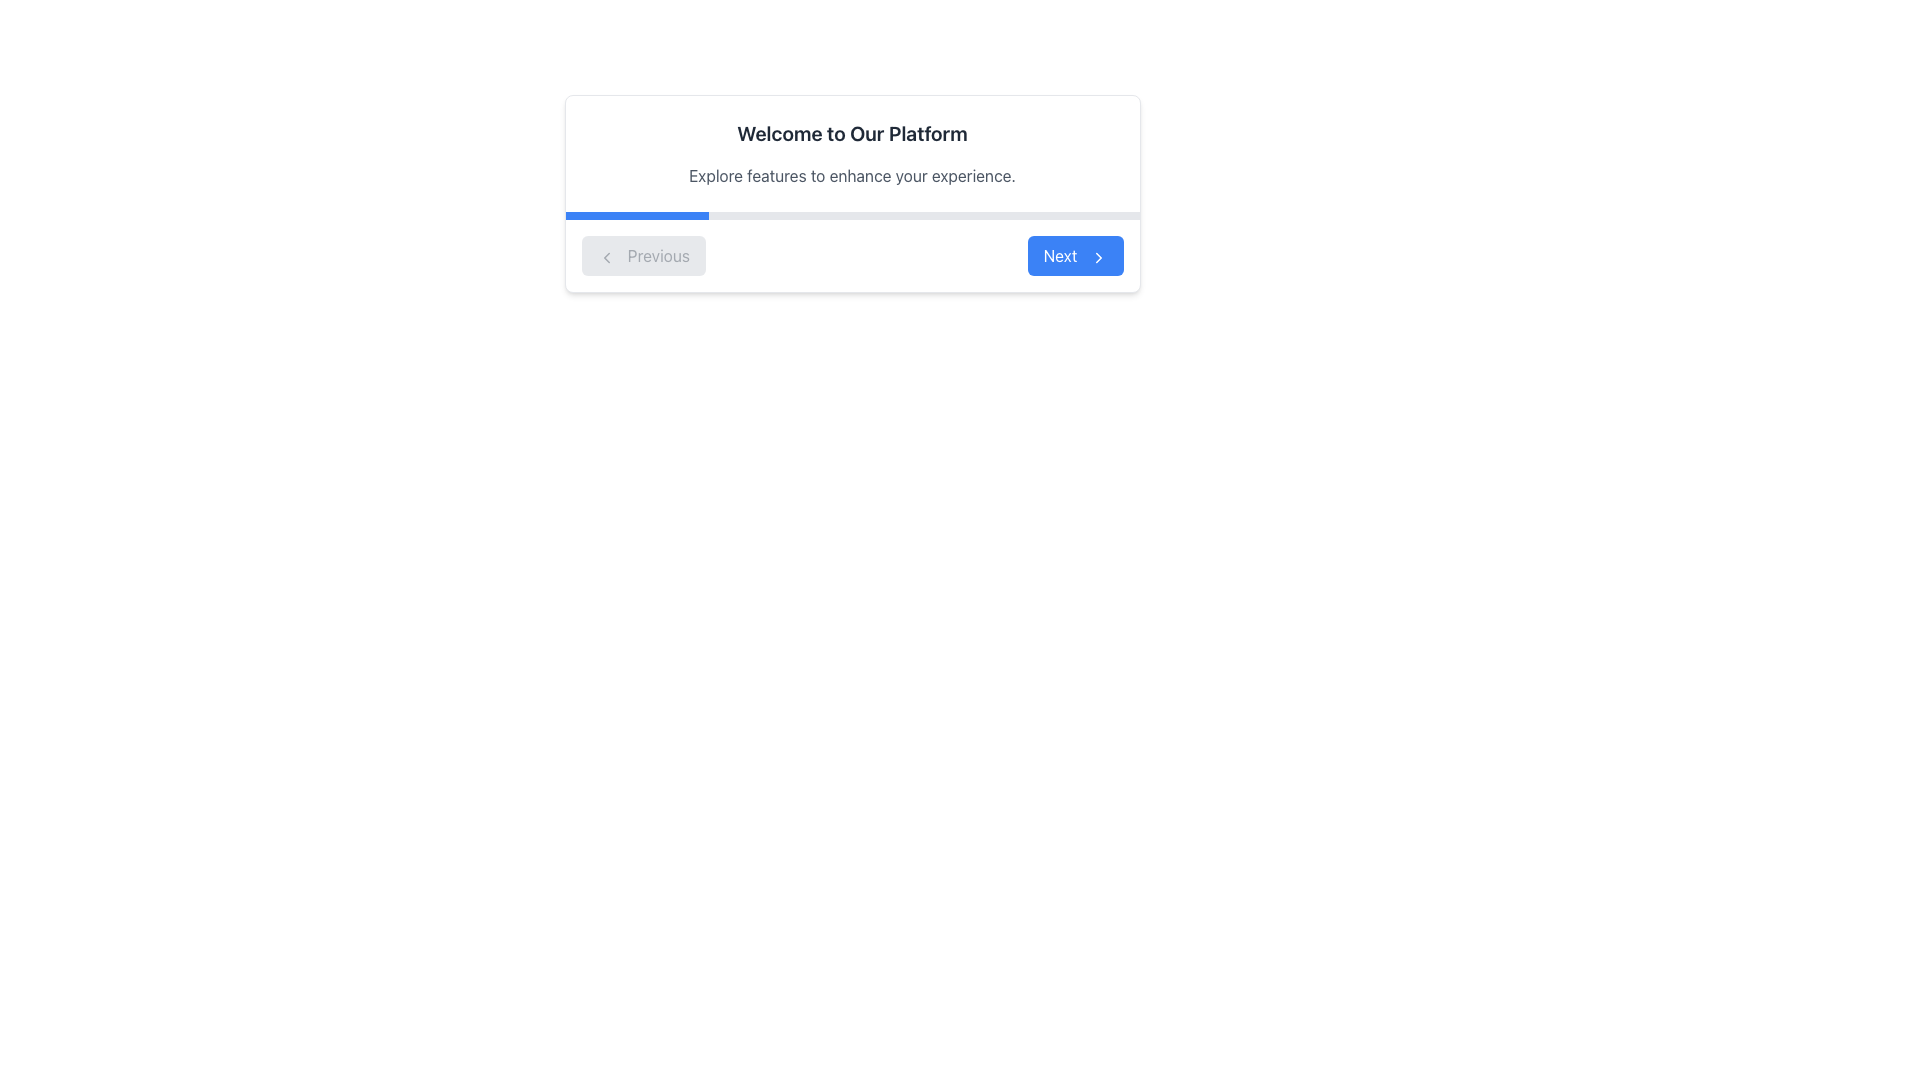  I want to click on the left-pointing chevron icon located within the navigation controls at the bottom of the modal, positioned to the left of the 'Previous' button, so click(605, 256).